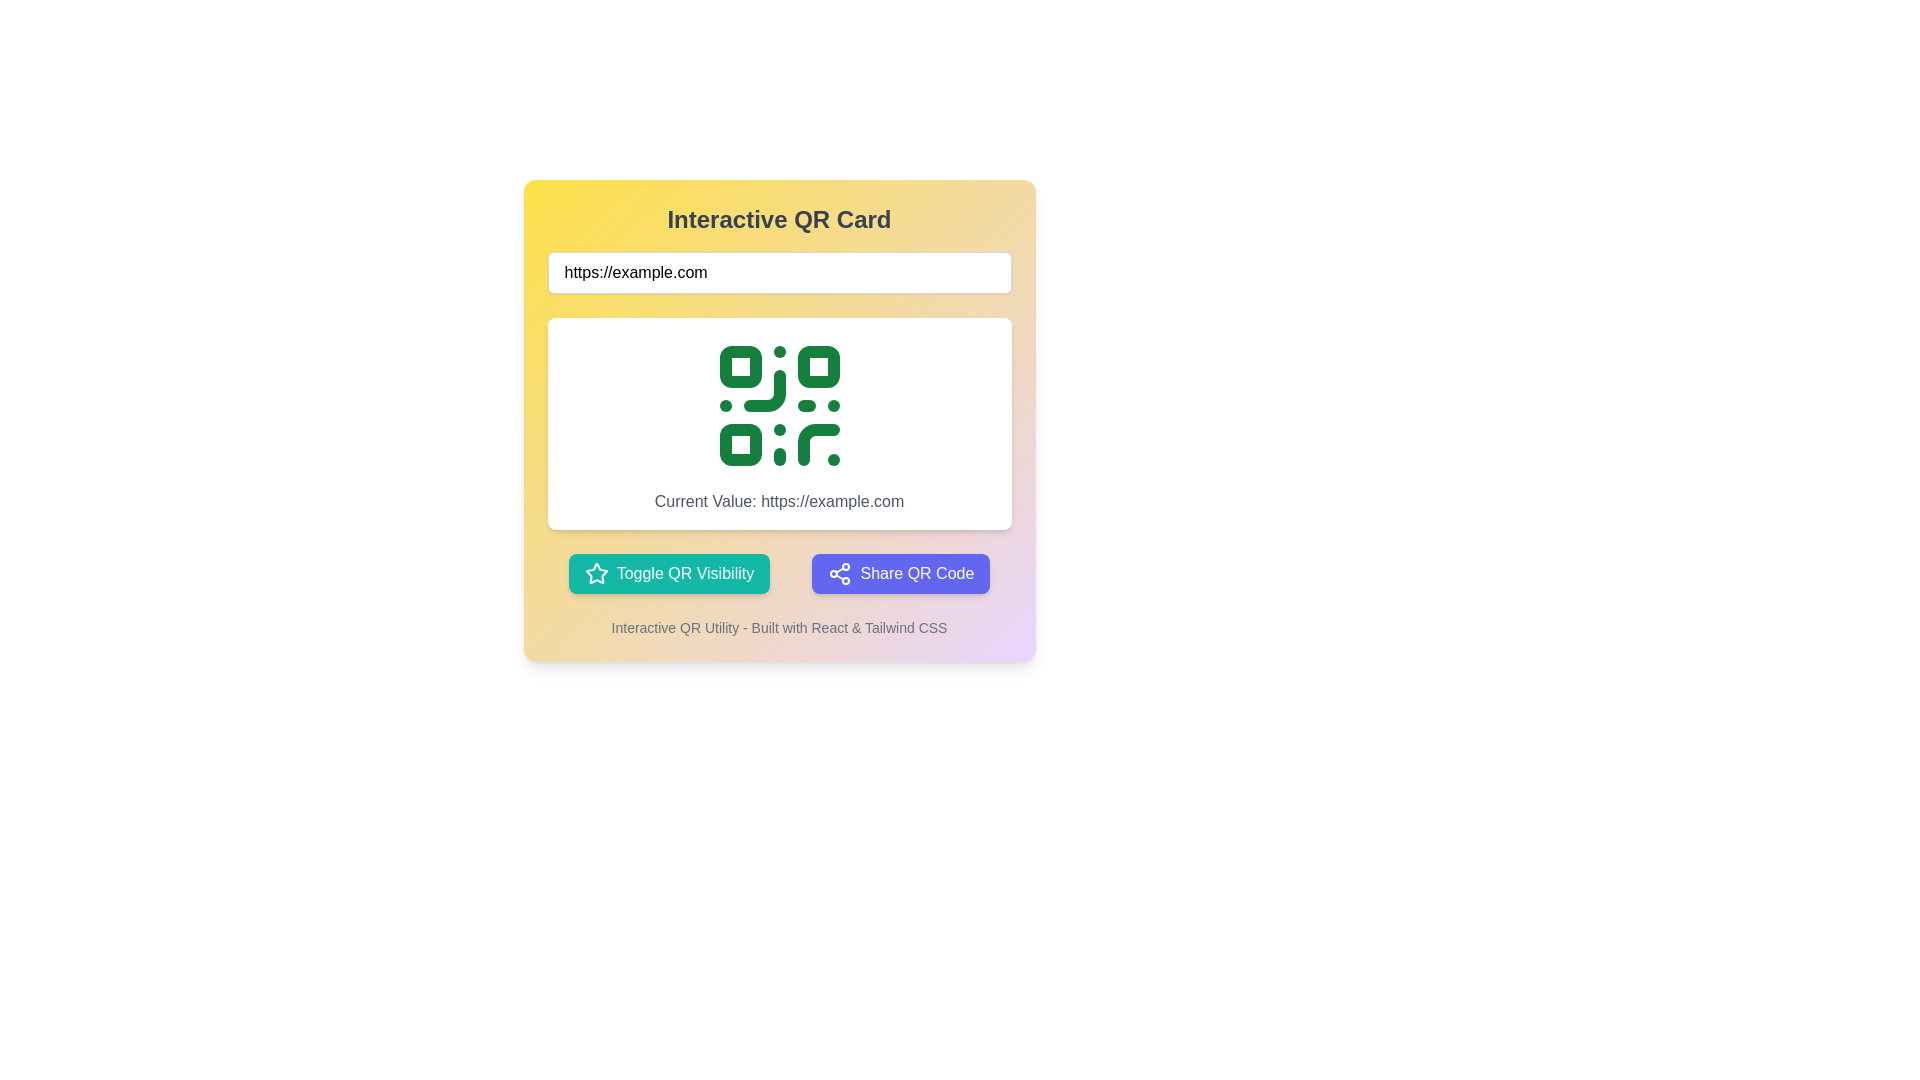  I want to click on the star-shaped SVG icon located at the bottom right corner of the interface, which is part of a section containing buttons, so click(595, 573).